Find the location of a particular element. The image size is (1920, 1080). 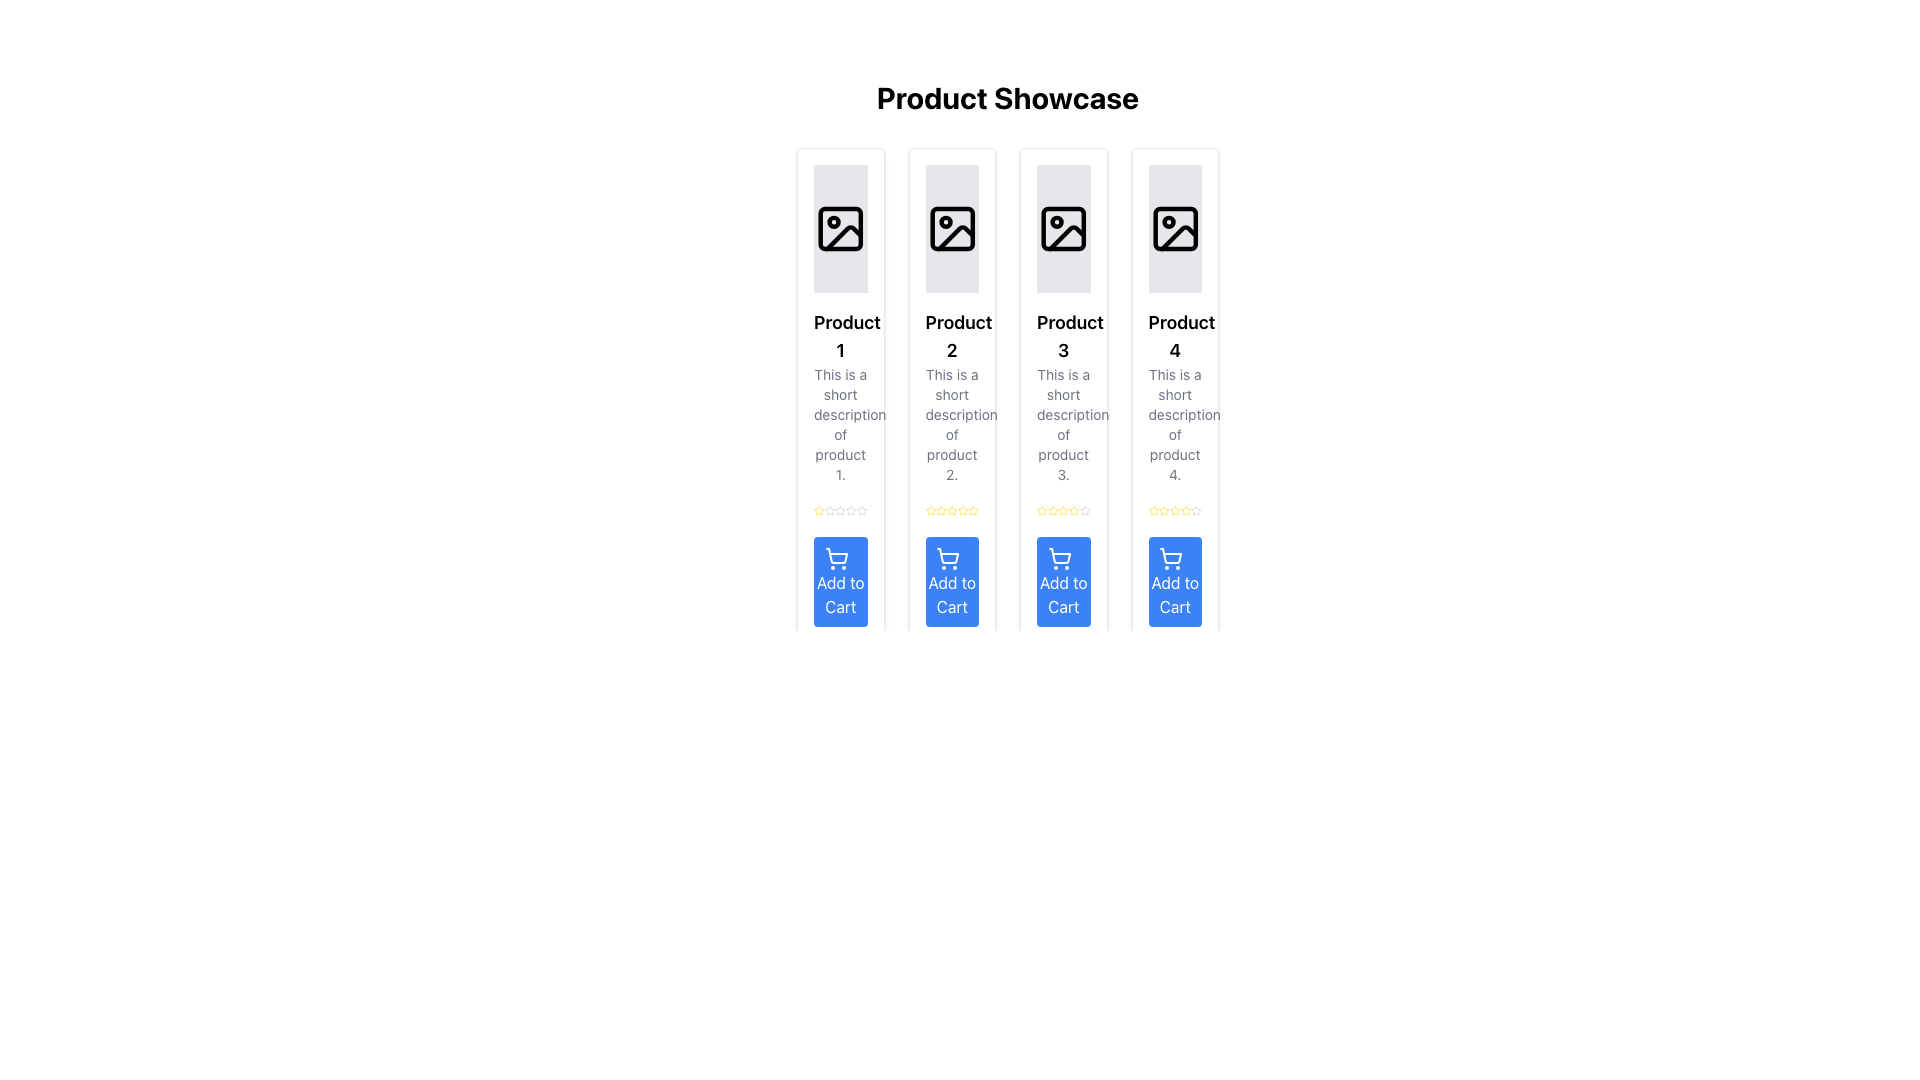

the second star icon in the rating system below the description of Product 2 is located at coordinates (929, 509).